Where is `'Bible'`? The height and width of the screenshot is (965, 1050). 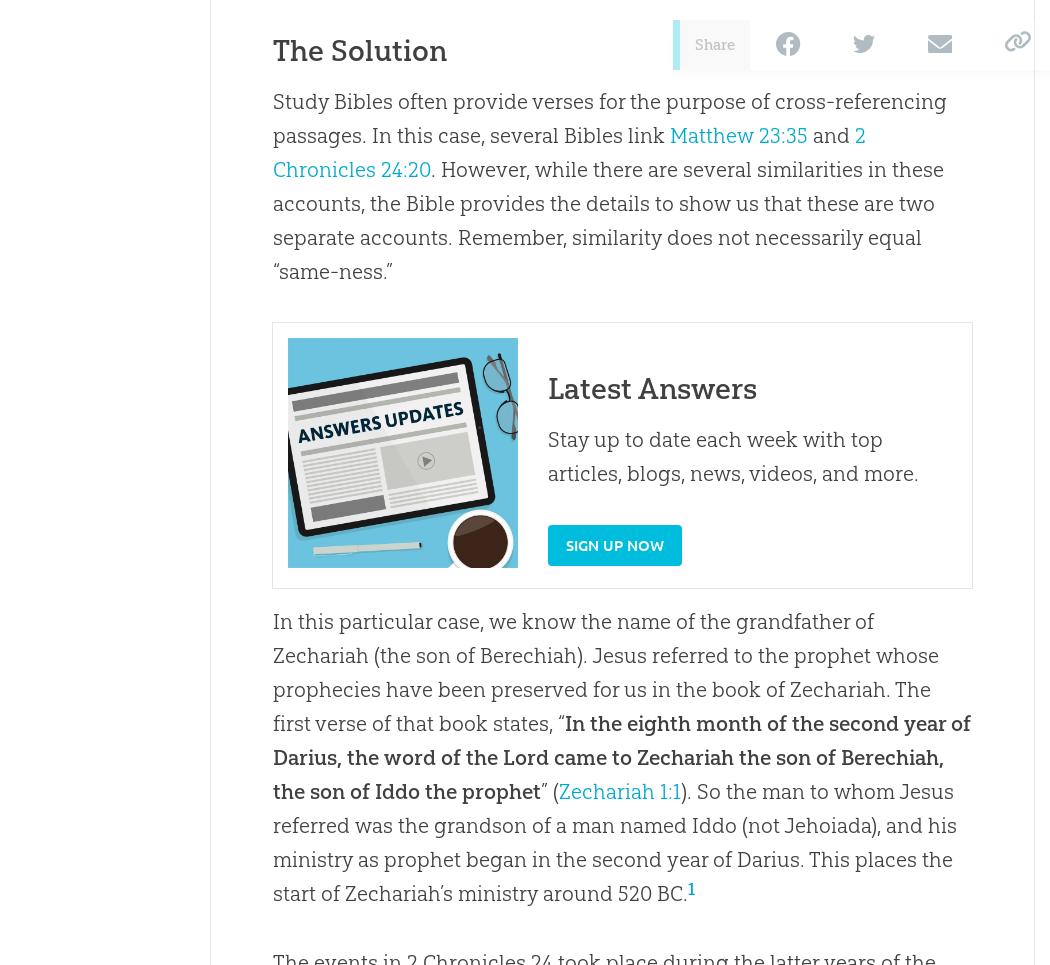
'Bible' is located at coordinates (428, 203).